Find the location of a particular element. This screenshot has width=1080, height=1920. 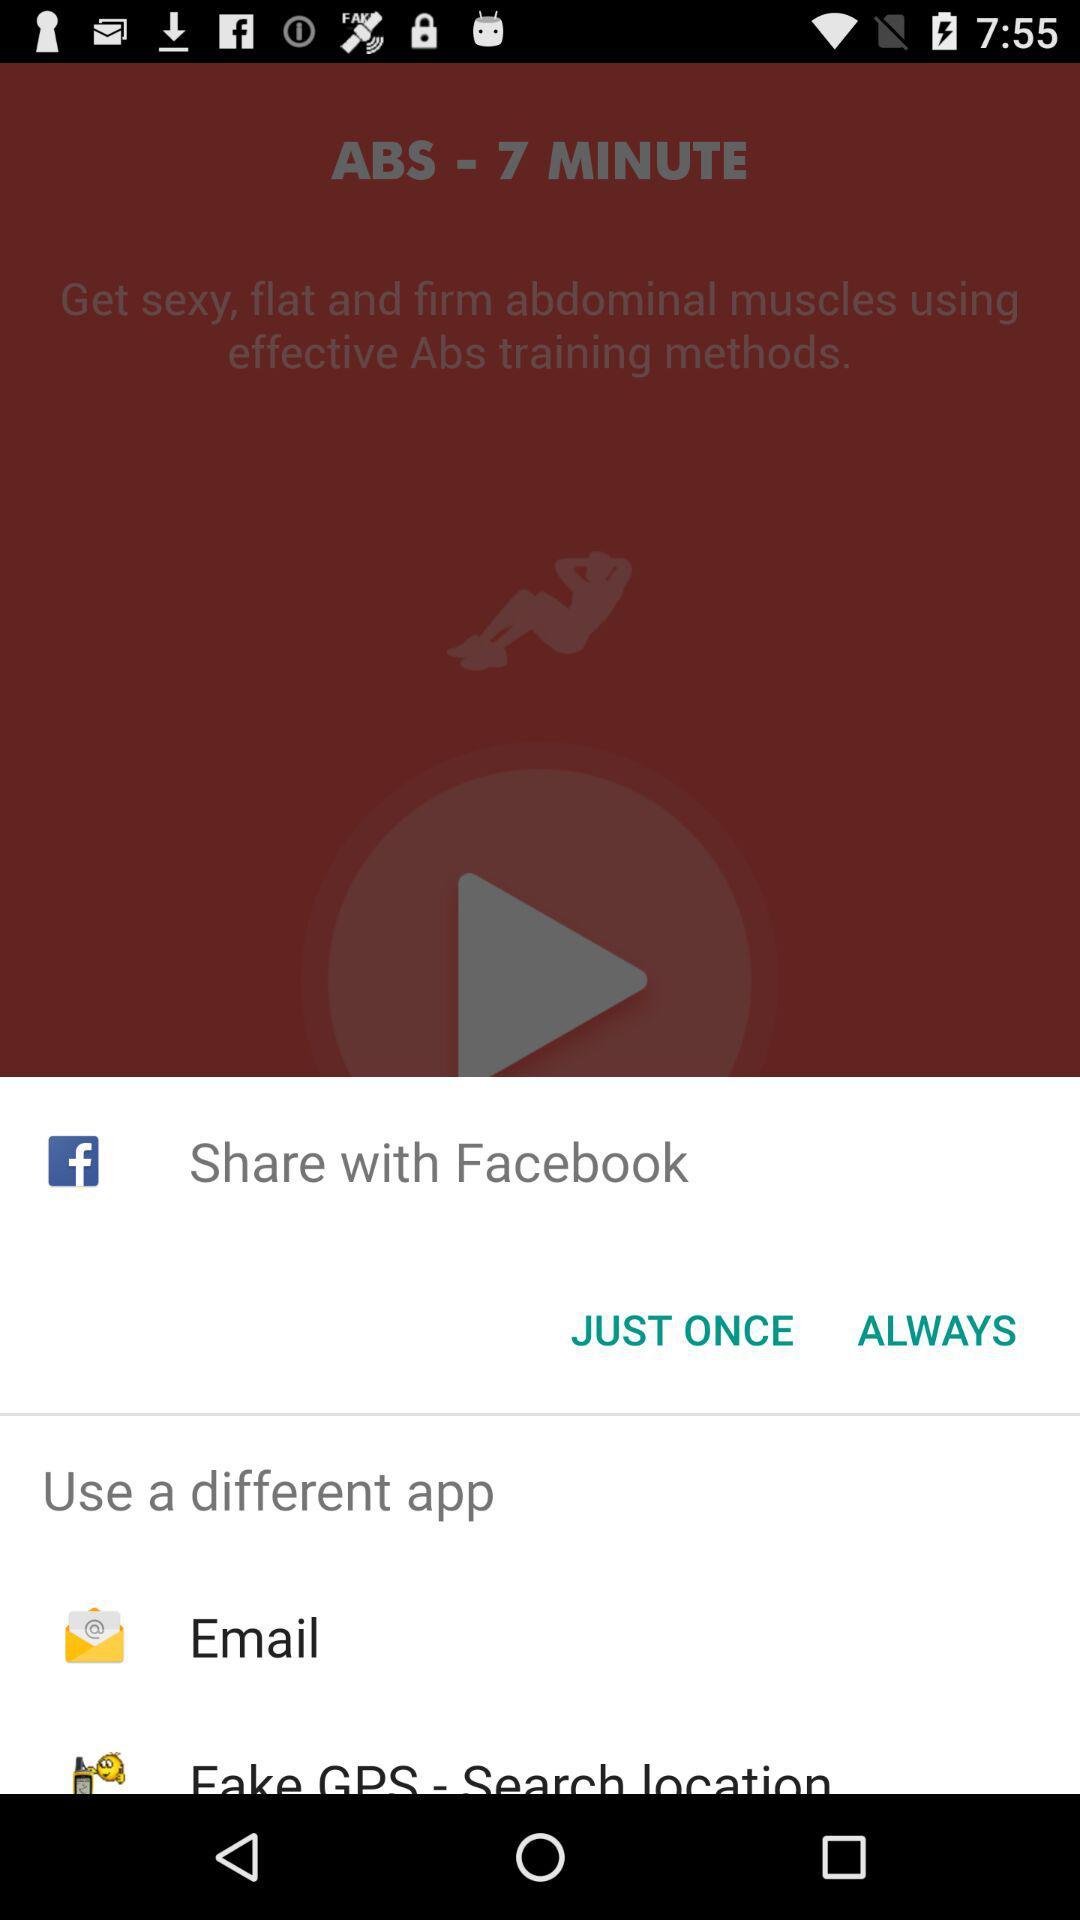

the icon above the fake gps search icon is located at coordinates (253, 1636).